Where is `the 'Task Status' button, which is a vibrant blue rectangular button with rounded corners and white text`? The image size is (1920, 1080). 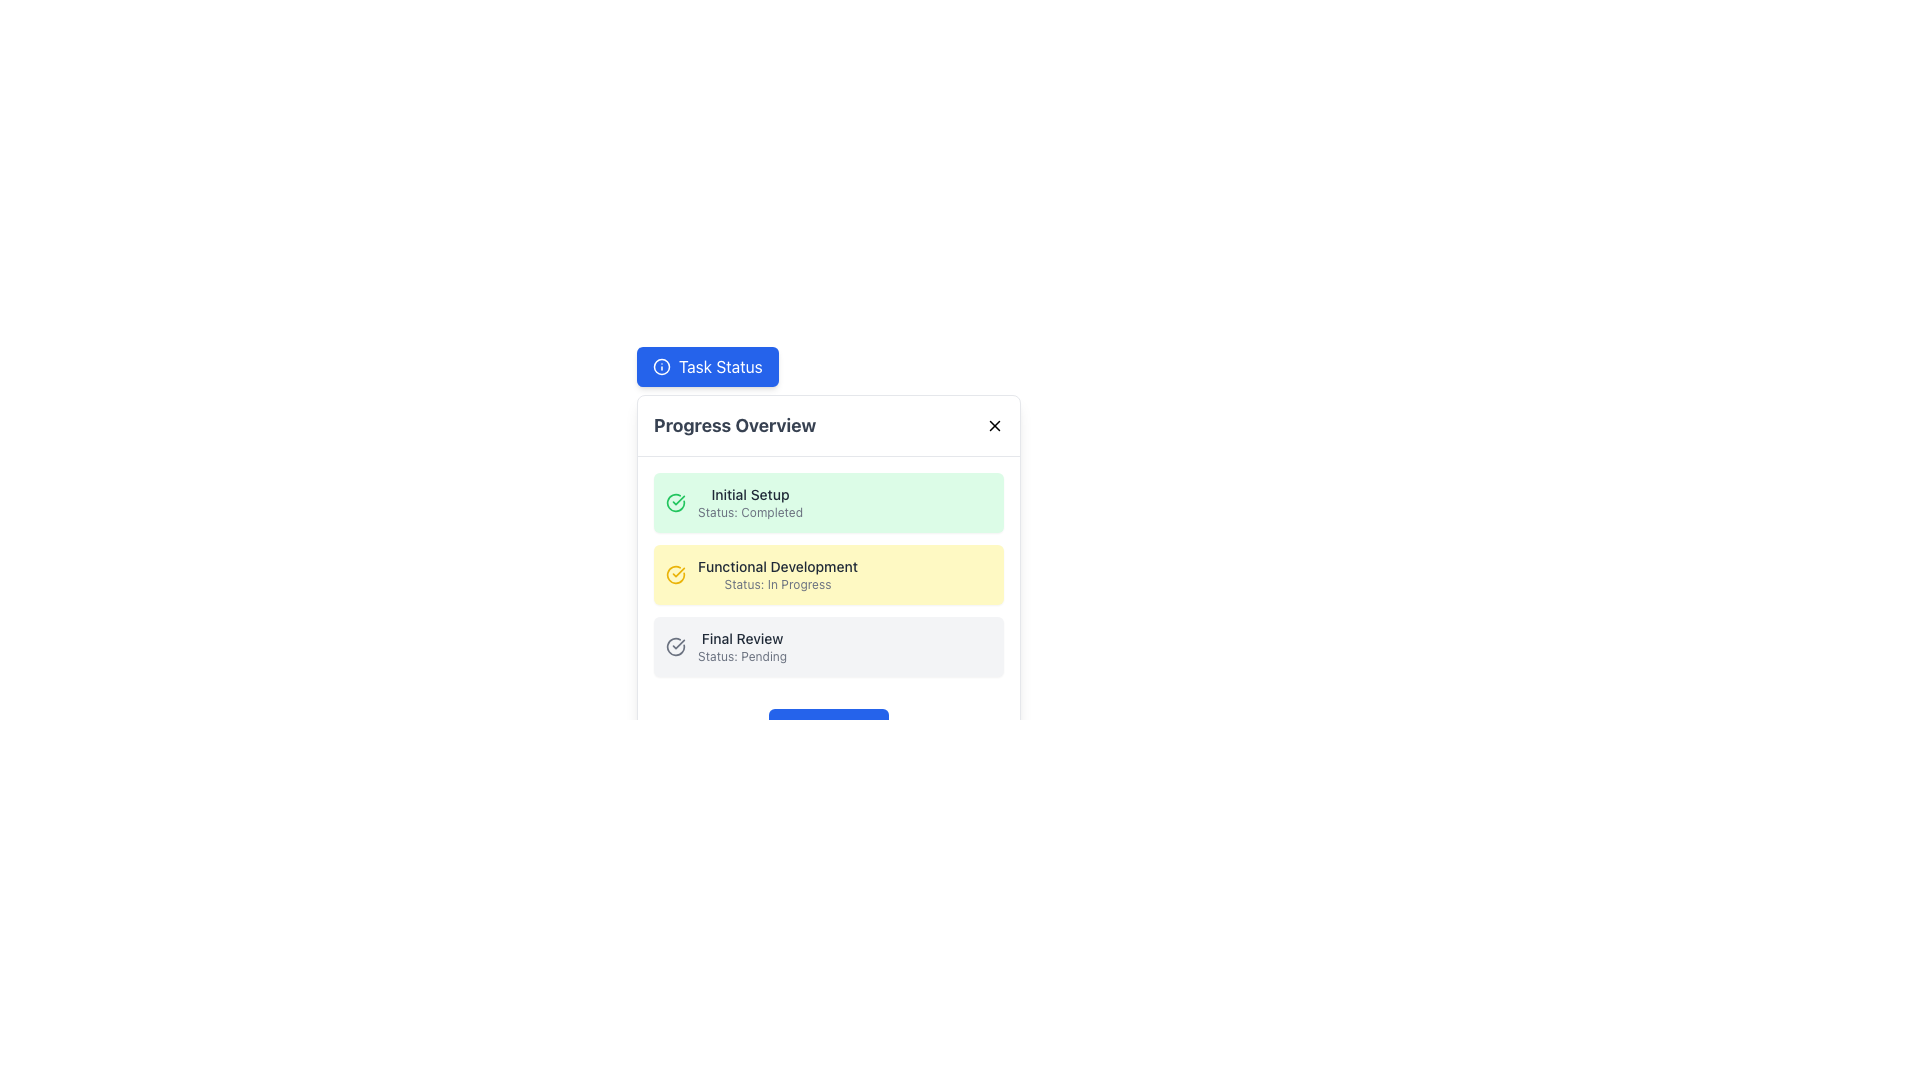
the 'Task Status' button, which is a vibrant blue rectangular button with rounded corners and white text is located at coordinates (707, 366).